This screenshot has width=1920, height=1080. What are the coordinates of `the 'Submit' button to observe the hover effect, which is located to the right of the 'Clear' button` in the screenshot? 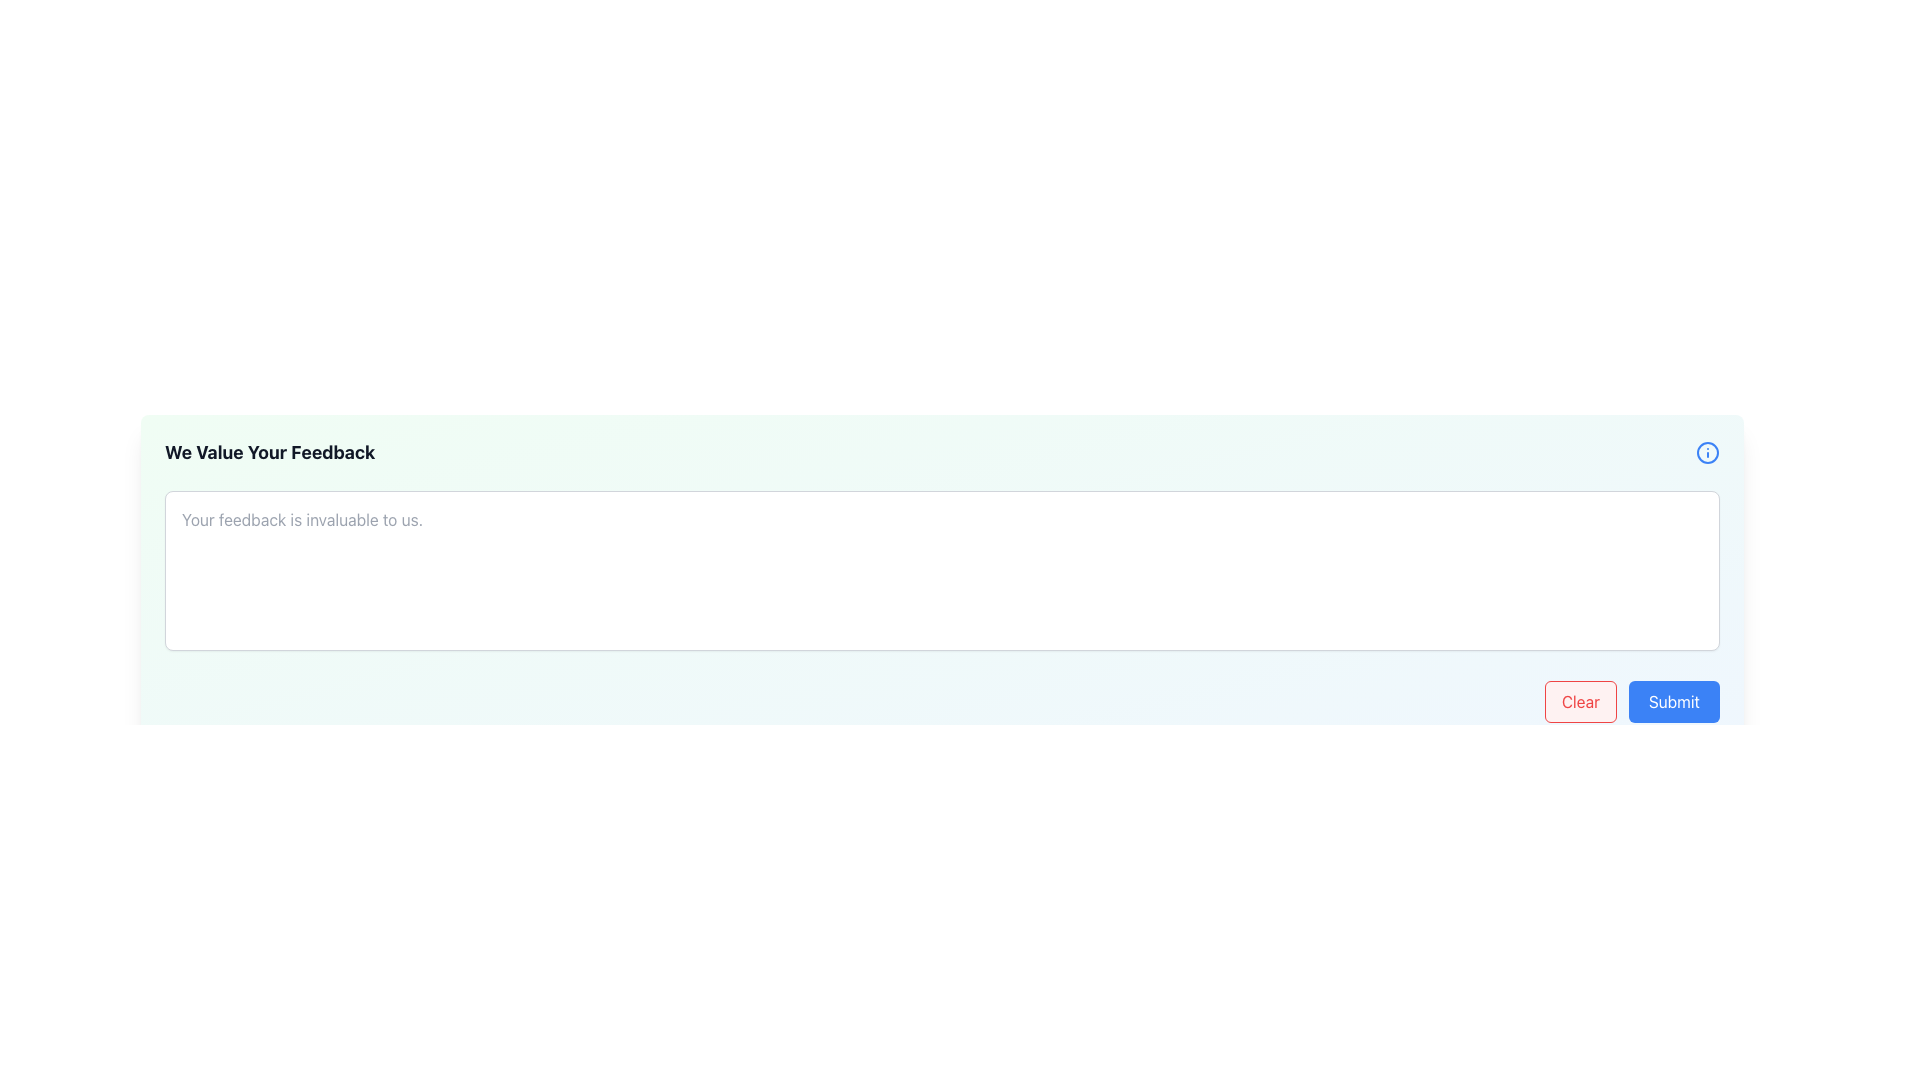 It's located at (1674, 701).